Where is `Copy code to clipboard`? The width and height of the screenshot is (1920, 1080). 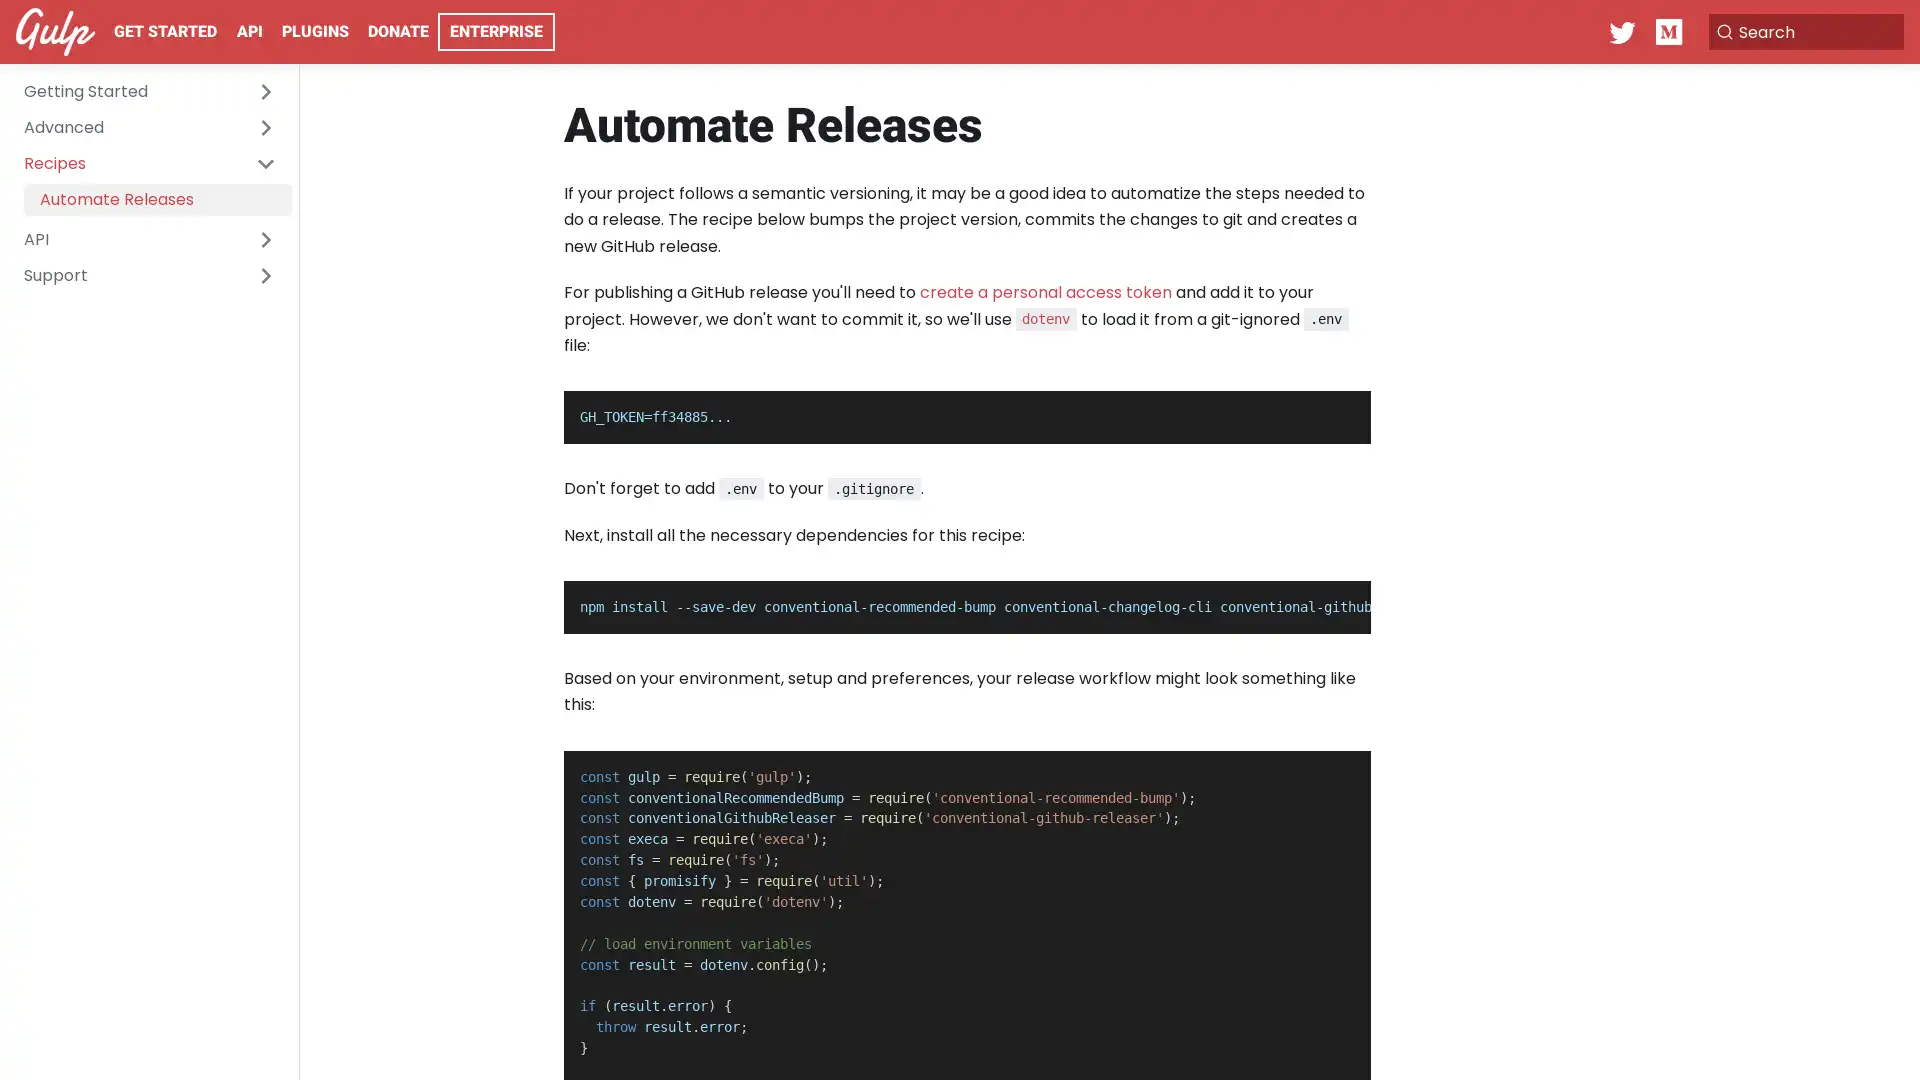
Copy code to clipboard is located at coordinates (1338, 411).